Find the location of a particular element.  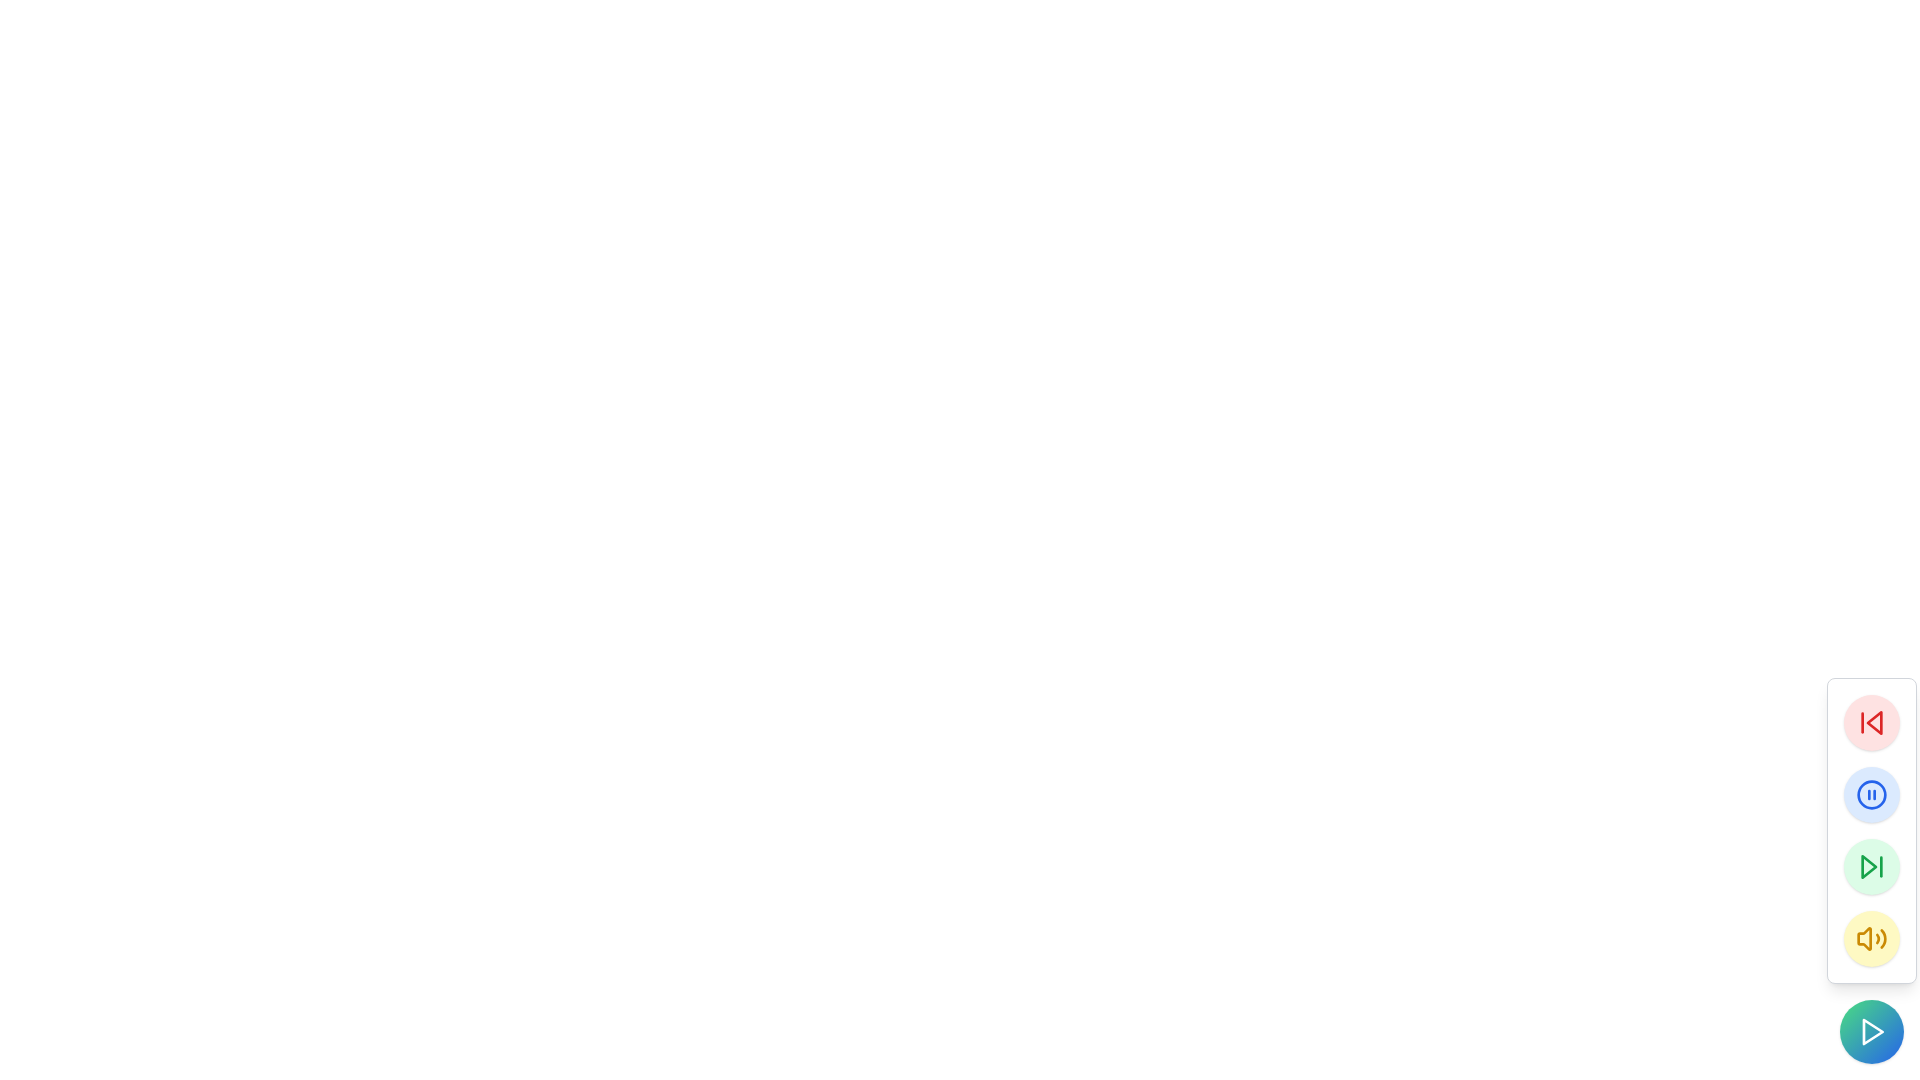

the triangular Iconic Button, which is the third button from the top in a vertically aligned group on the right edge of the interface, to skip forward is located at coordinates (1867, 866).